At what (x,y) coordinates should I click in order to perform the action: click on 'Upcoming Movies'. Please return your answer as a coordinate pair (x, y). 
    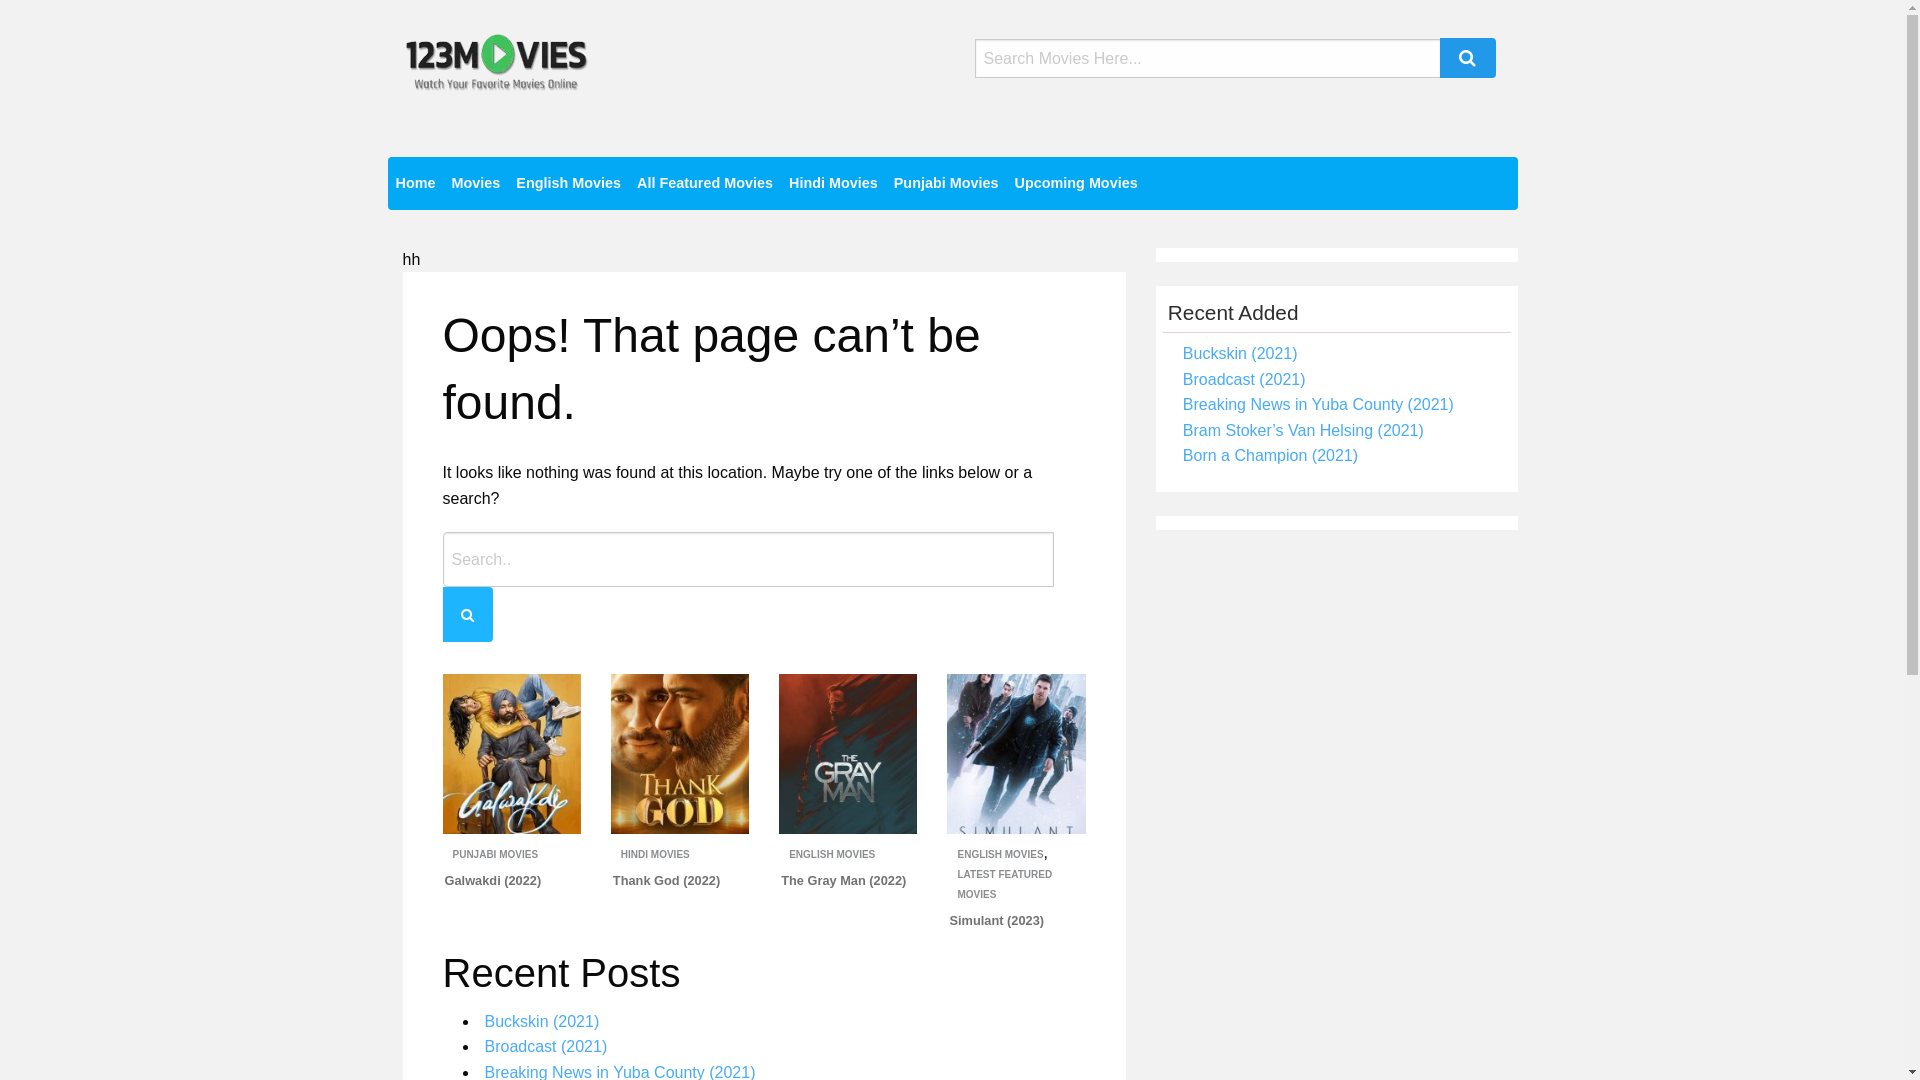
    Looking at the image, I should click on (1075, 183).